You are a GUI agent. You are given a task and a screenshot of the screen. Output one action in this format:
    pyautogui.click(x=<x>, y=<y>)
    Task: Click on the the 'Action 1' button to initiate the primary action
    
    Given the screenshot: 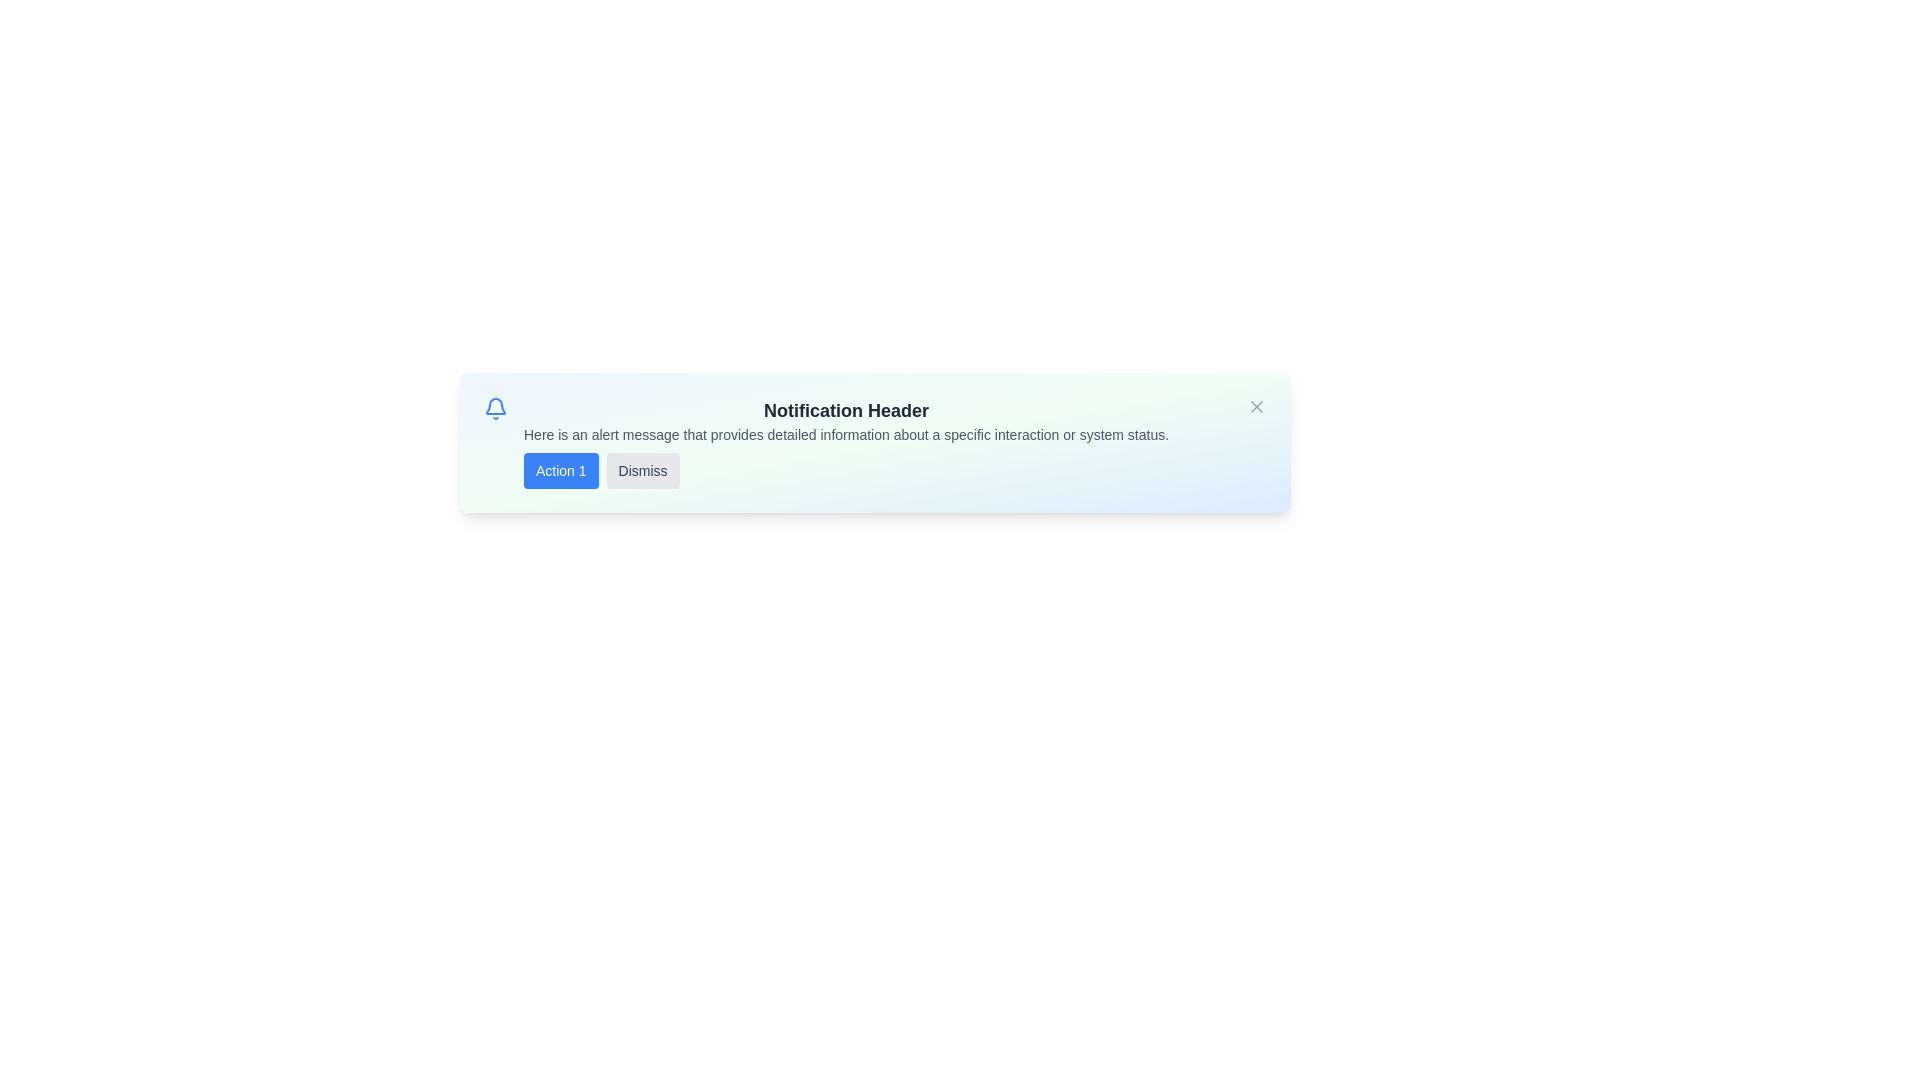 What is the action you would take?
    pyautogui.click(x=560, y=470)
    